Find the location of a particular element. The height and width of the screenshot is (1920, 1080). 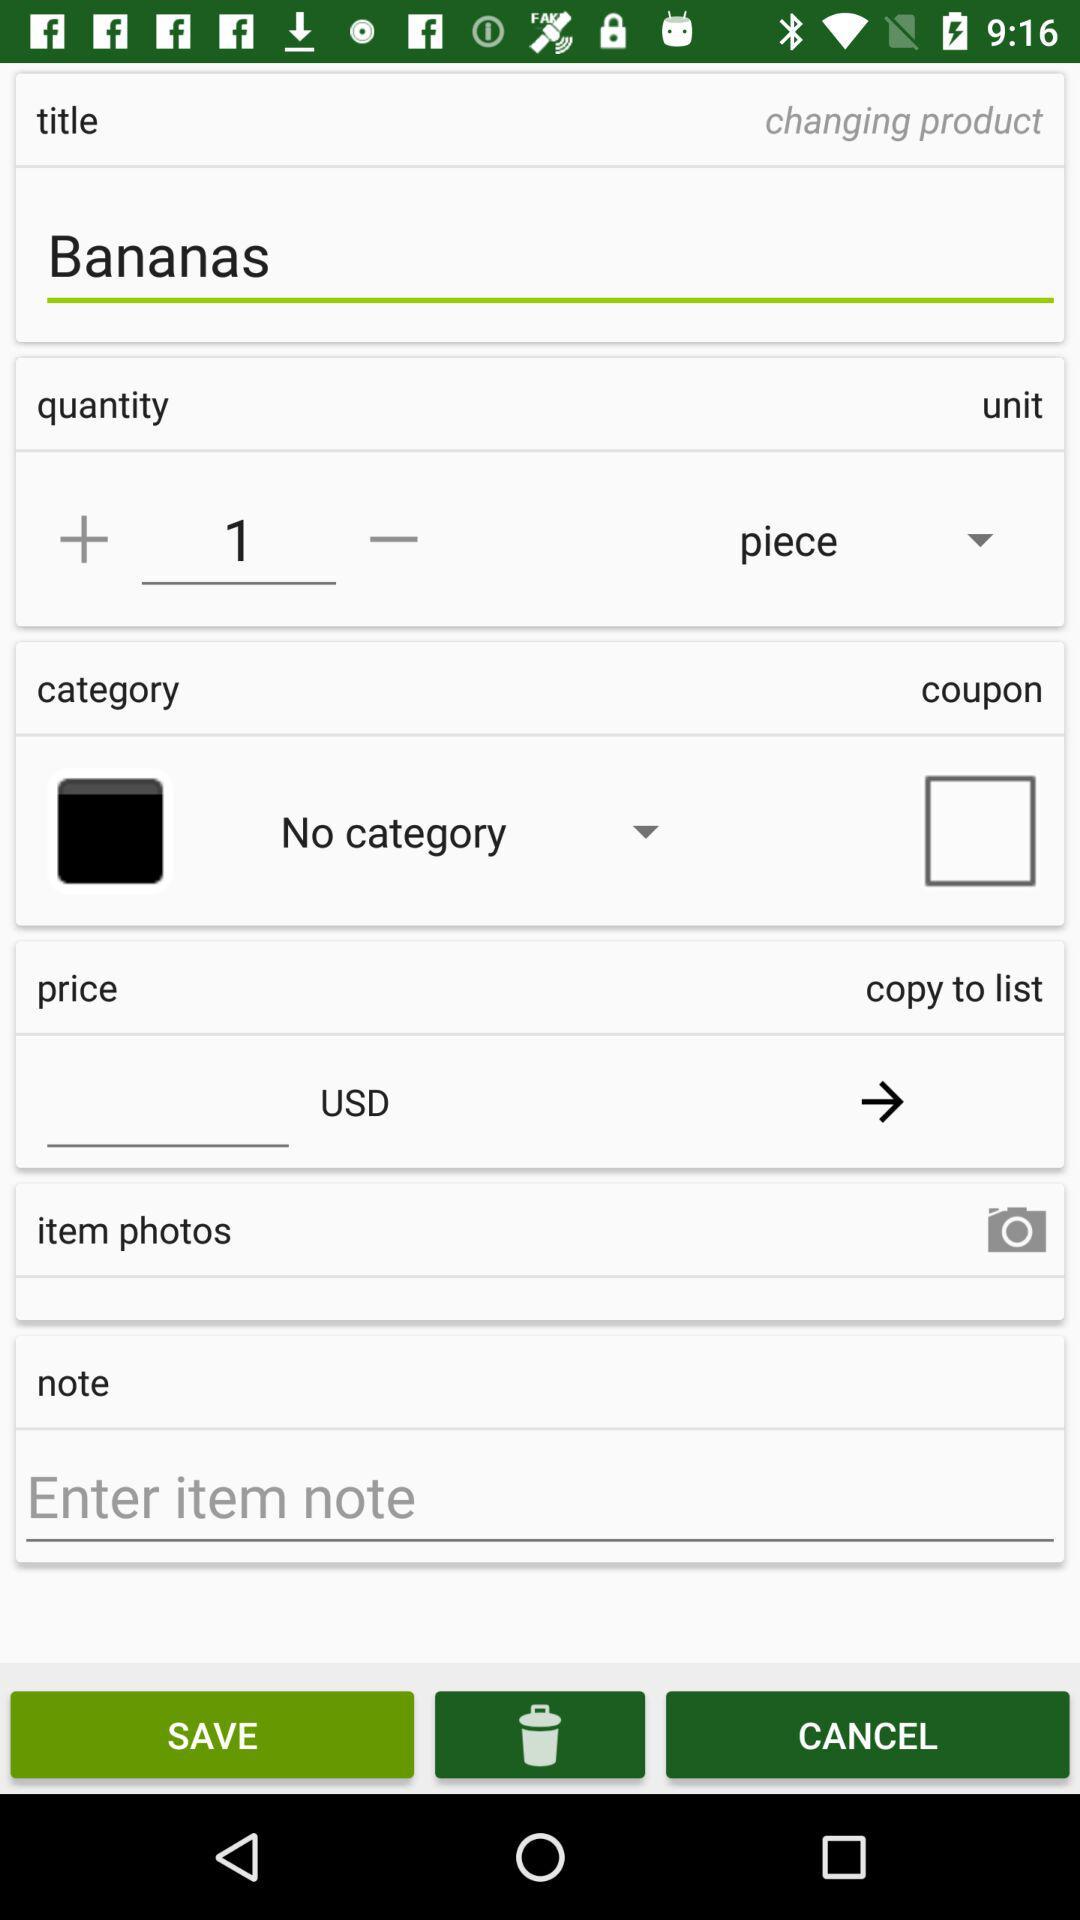

note is located at coordinates (540, 1496).